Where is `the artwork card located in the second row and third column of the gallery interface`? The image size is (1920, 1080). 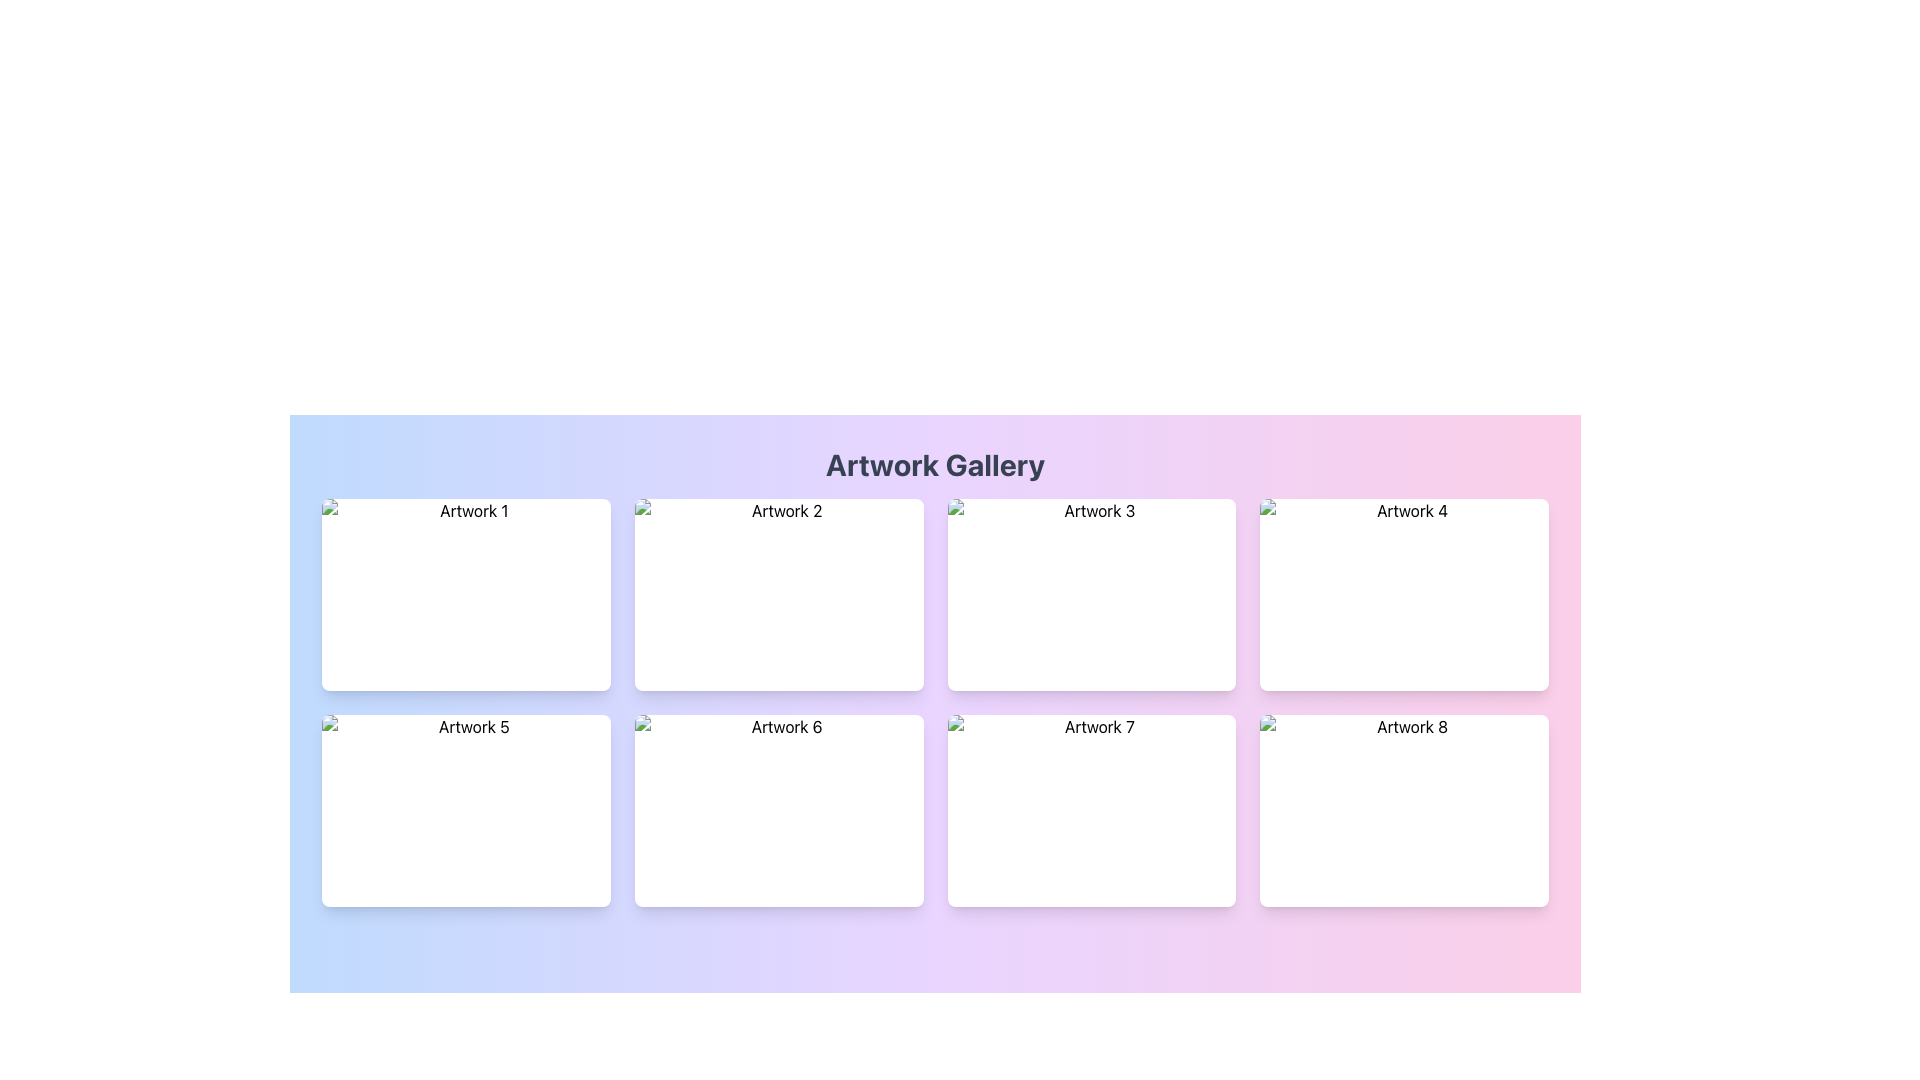 the artwork card located in the second row and third column of the gallery interface is located at coordinates (1090, 810).